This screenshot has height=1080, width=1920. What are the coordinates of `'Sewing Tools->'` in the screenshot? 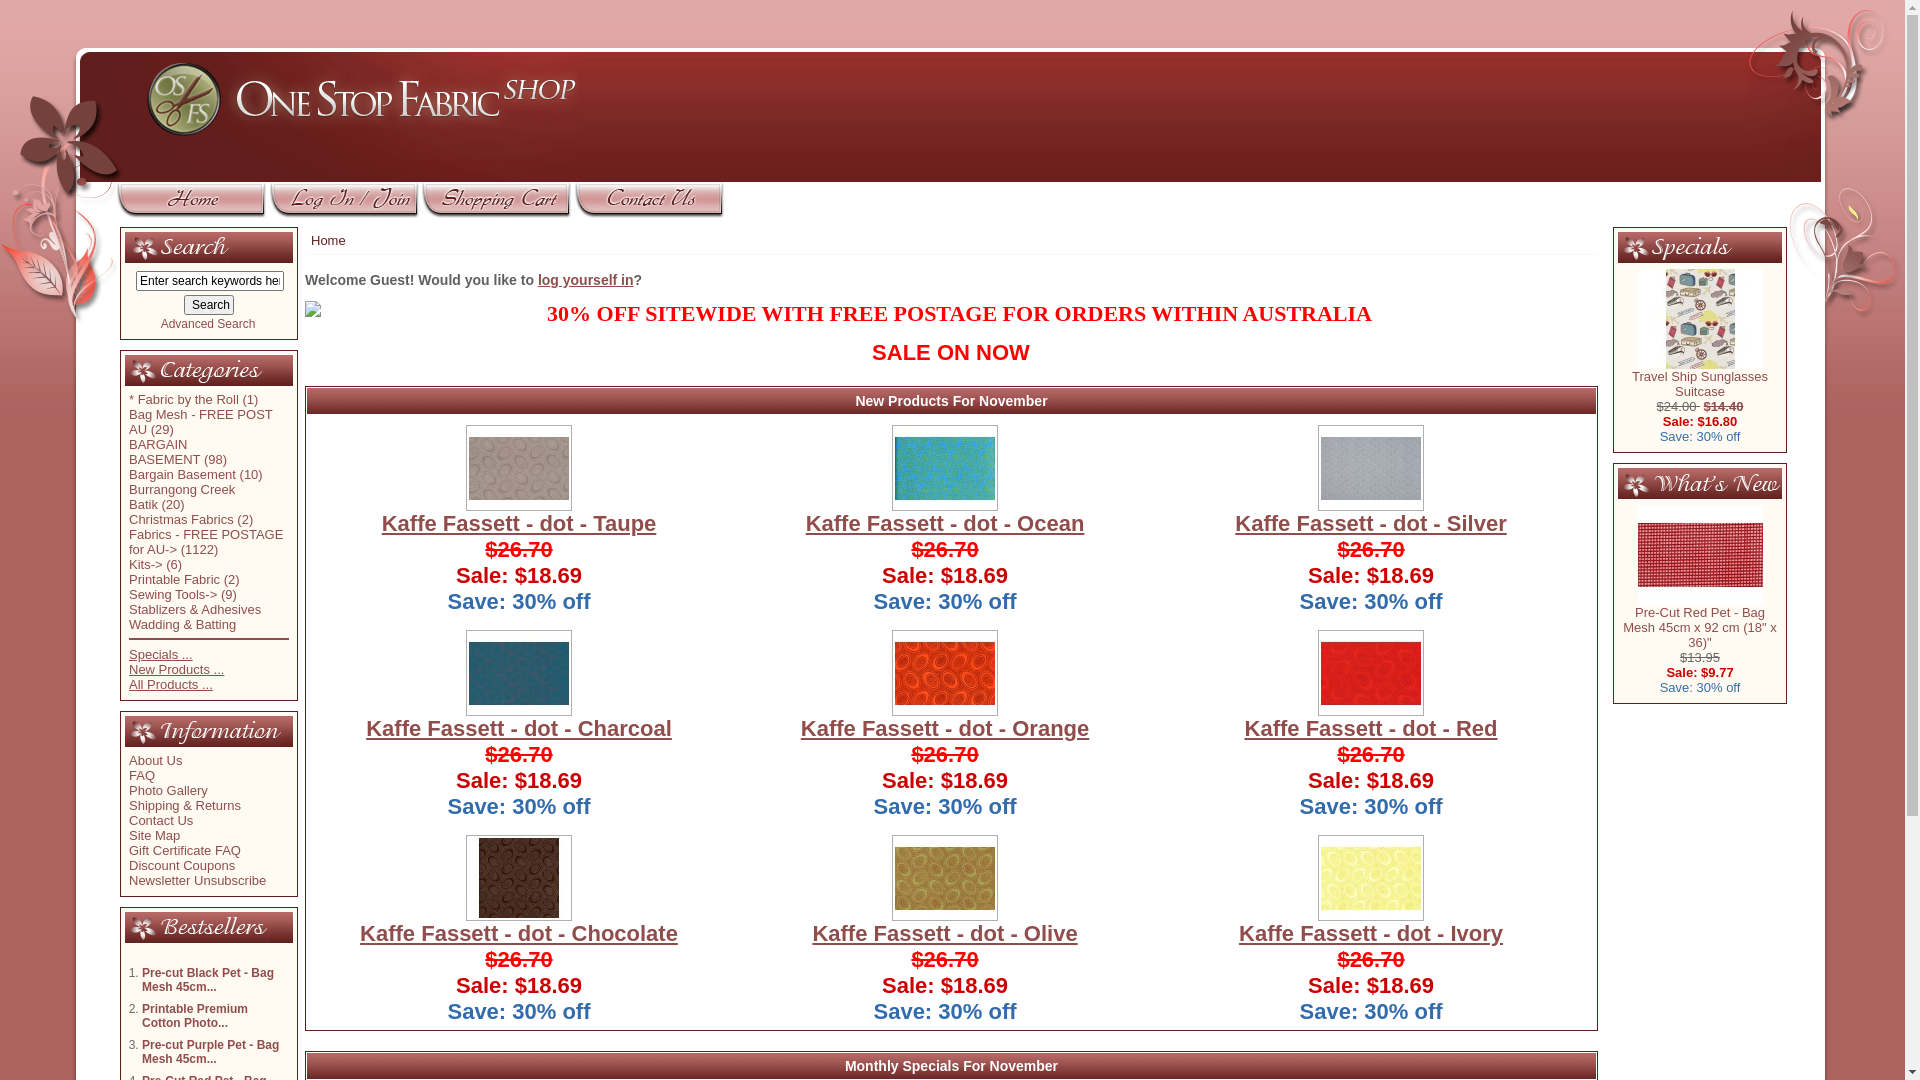 It's located at (172, 593).